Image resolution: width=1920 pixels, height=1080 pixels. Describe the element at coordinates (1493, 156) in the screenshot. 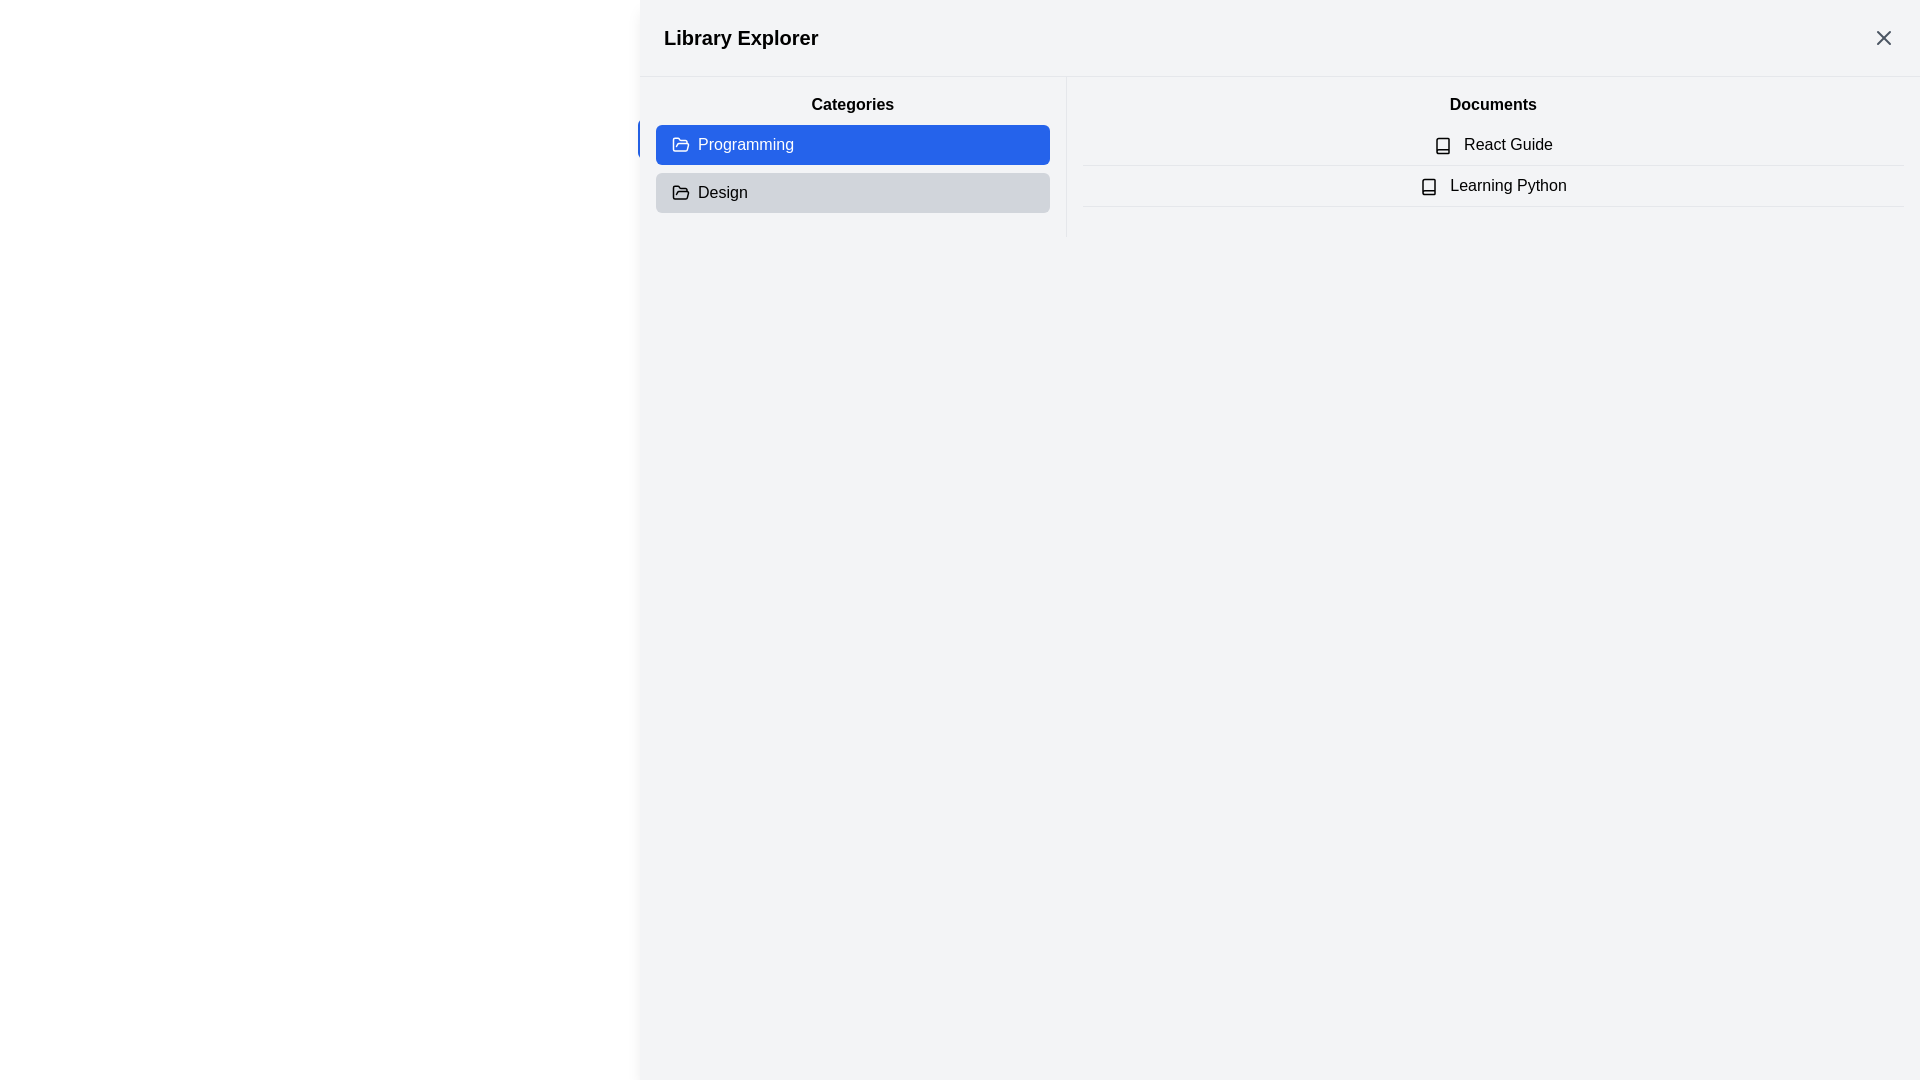

I see `the book icons in the 'Documents' section of the category display, which lists 'React Guide' and 'Learning Python'` at that location.